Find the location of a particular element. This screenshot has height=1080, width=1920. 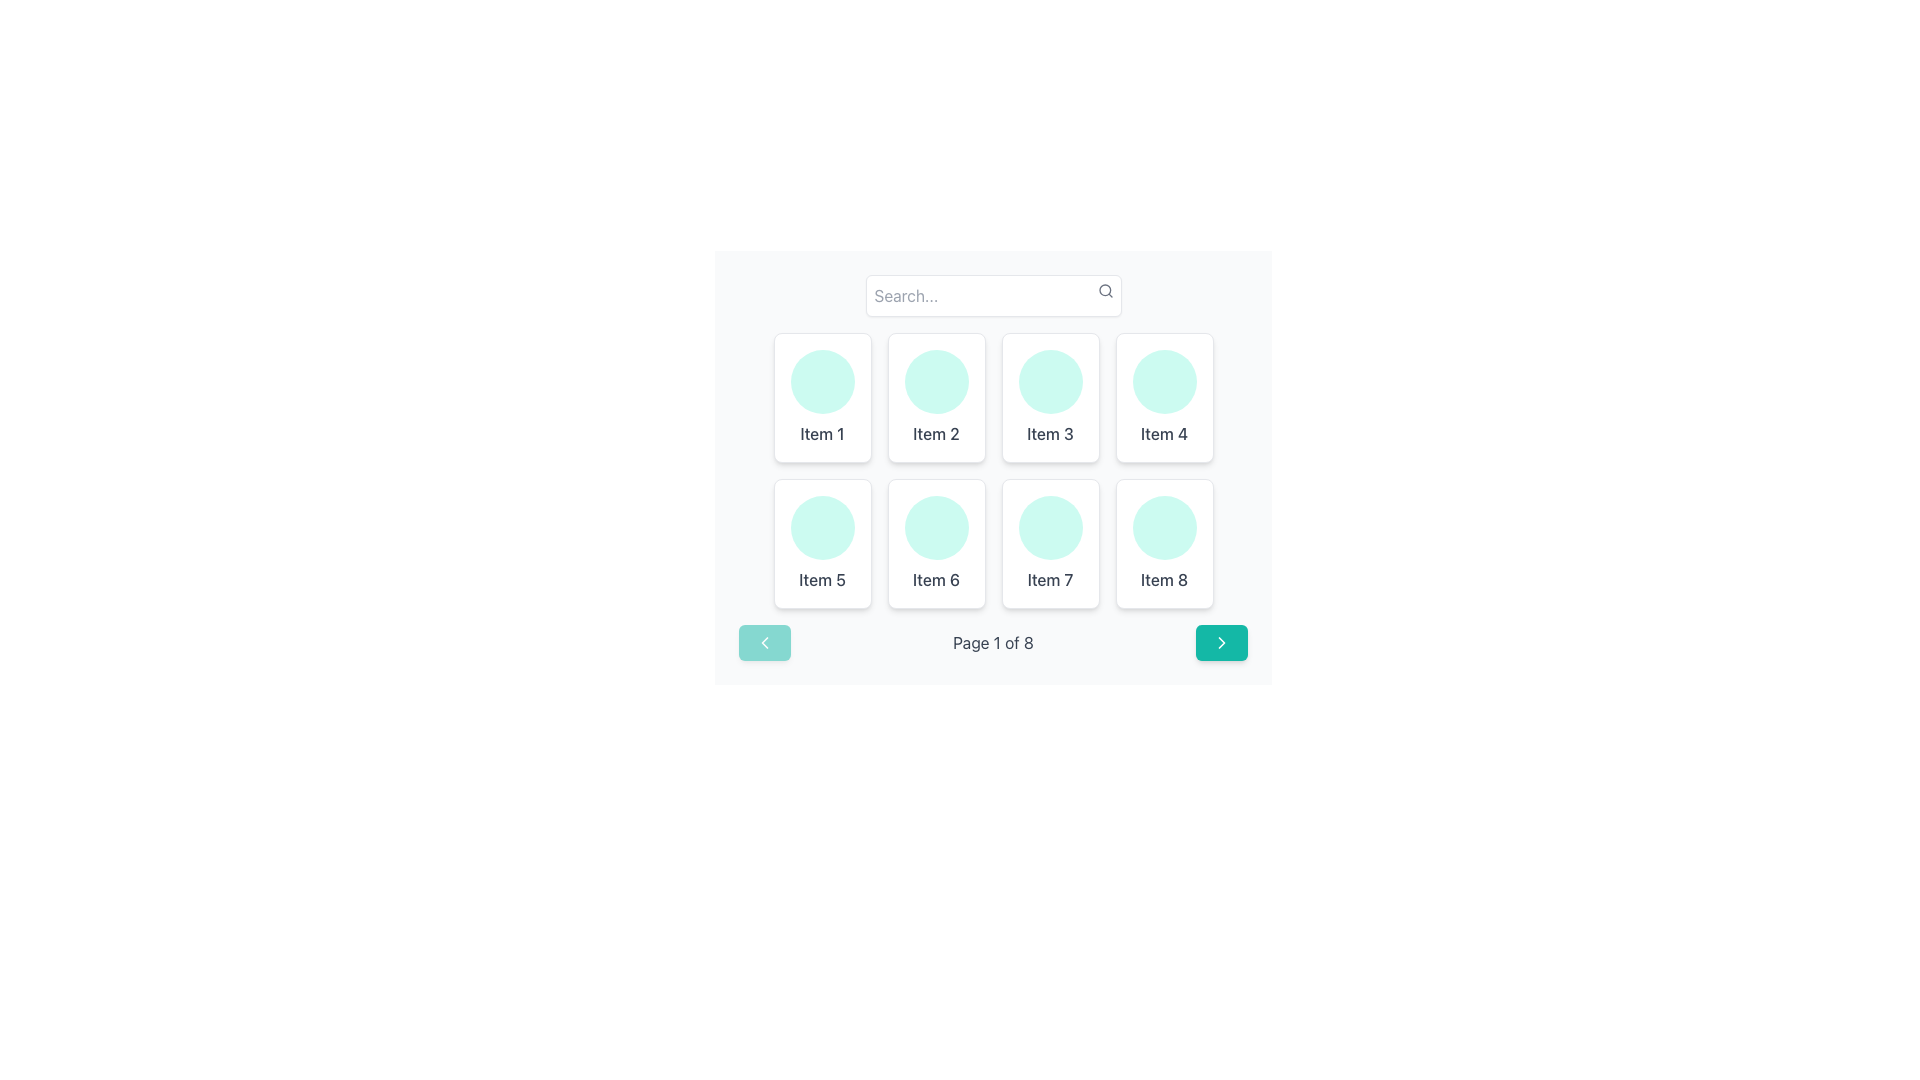

the label located in the upper row of the second column of a four-column grid, which identifies the fourth item card is located at coordinates (1164, 433).